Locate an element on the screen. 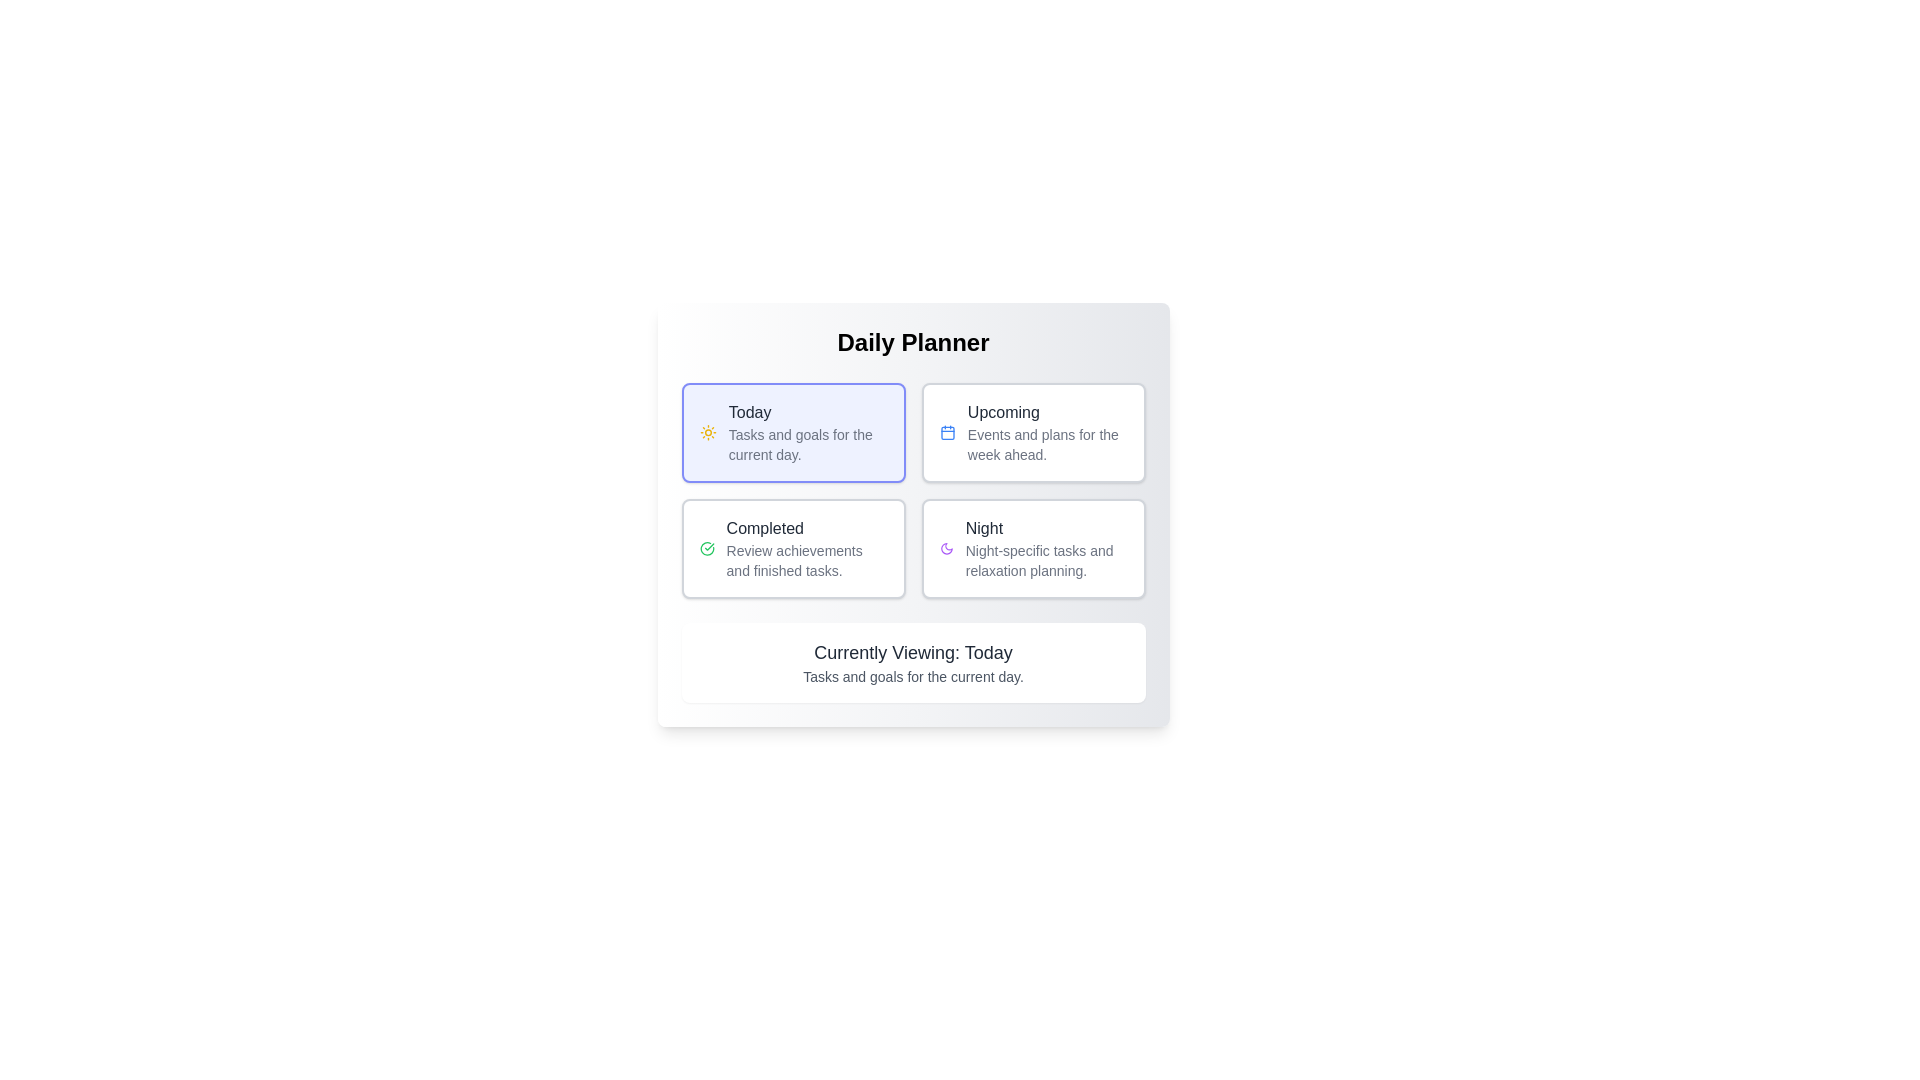 This screenshot has height=1080, width=1920. the rectangular Icon component of the calendar located in the 'Upcoming' section of the interface is located at coordinates (946, 432).